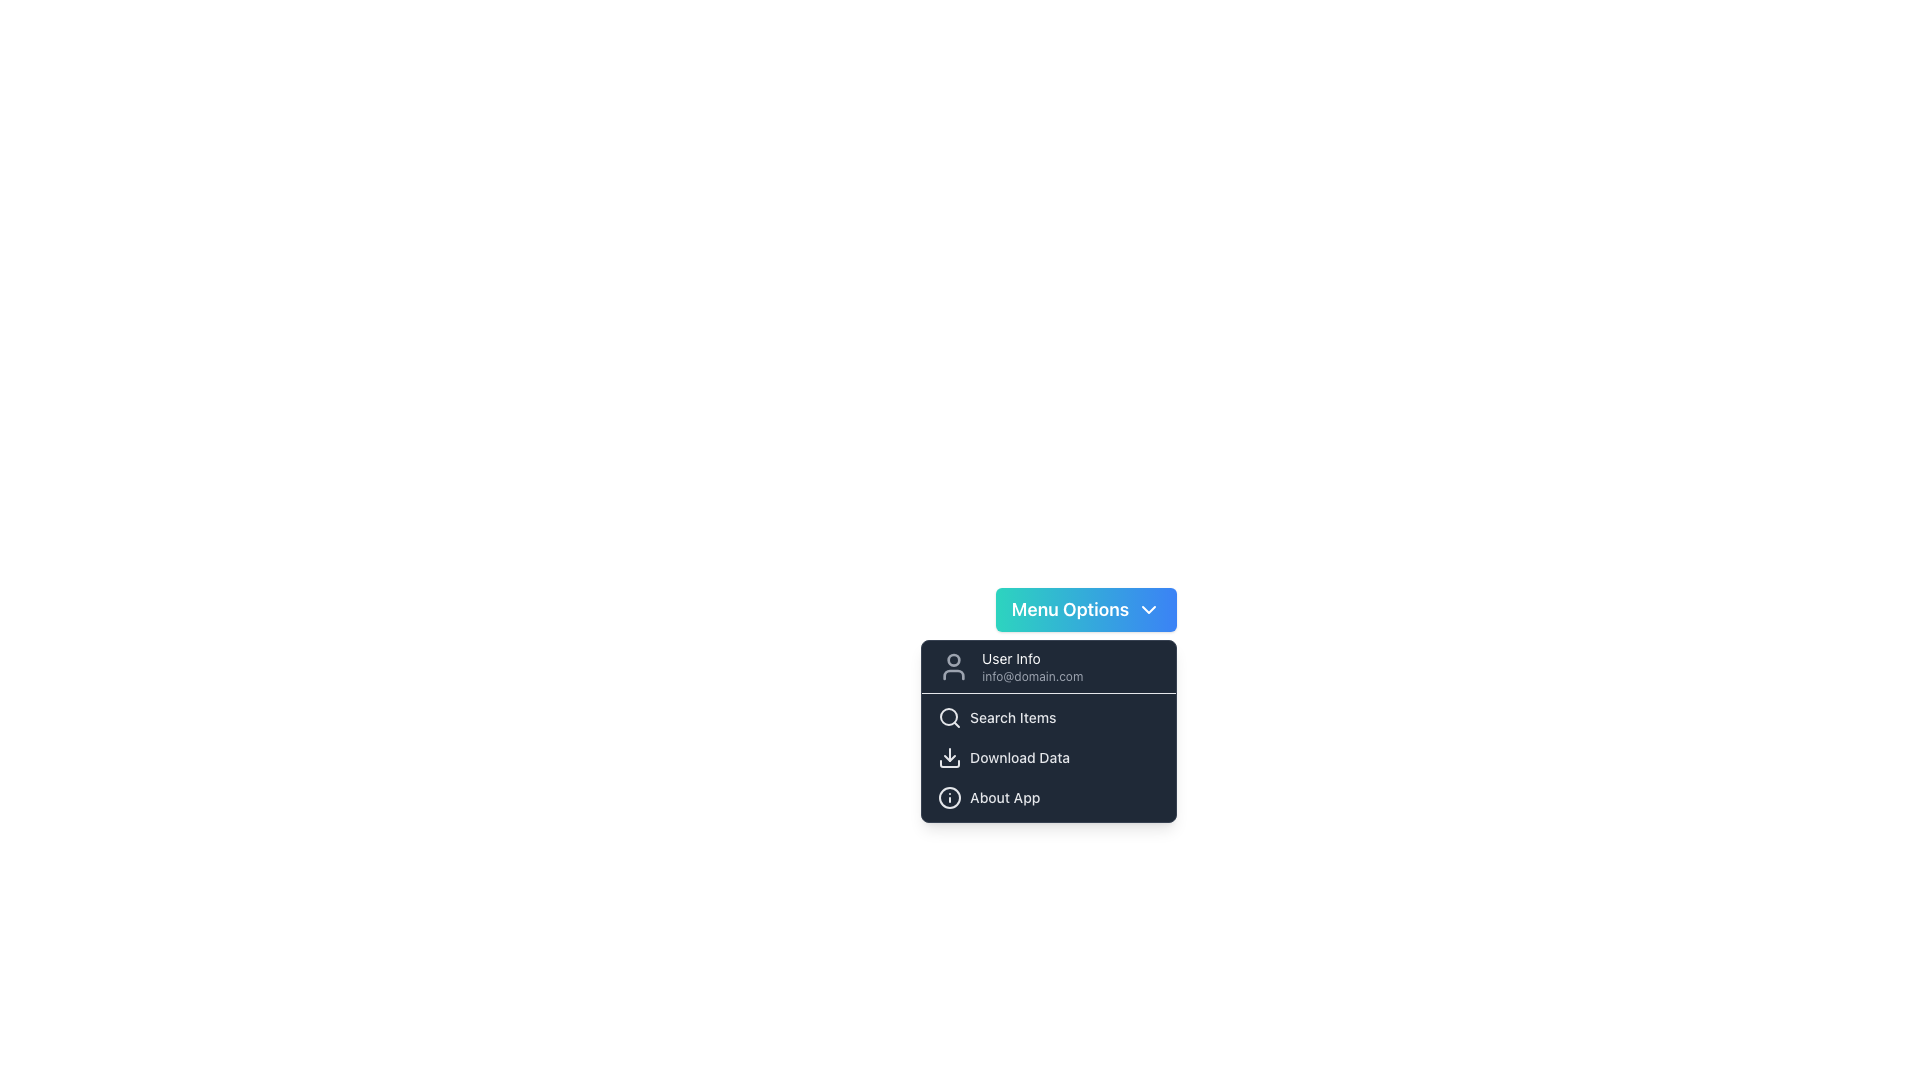 Image resolution: width=1920 pixels, height=1080 pixels. What do you see at coordinates (1048, 757) in the screenshot?
I see `the dropdown menu options group located under the 'Menu Options' button` at bounding box center [1048, 757].